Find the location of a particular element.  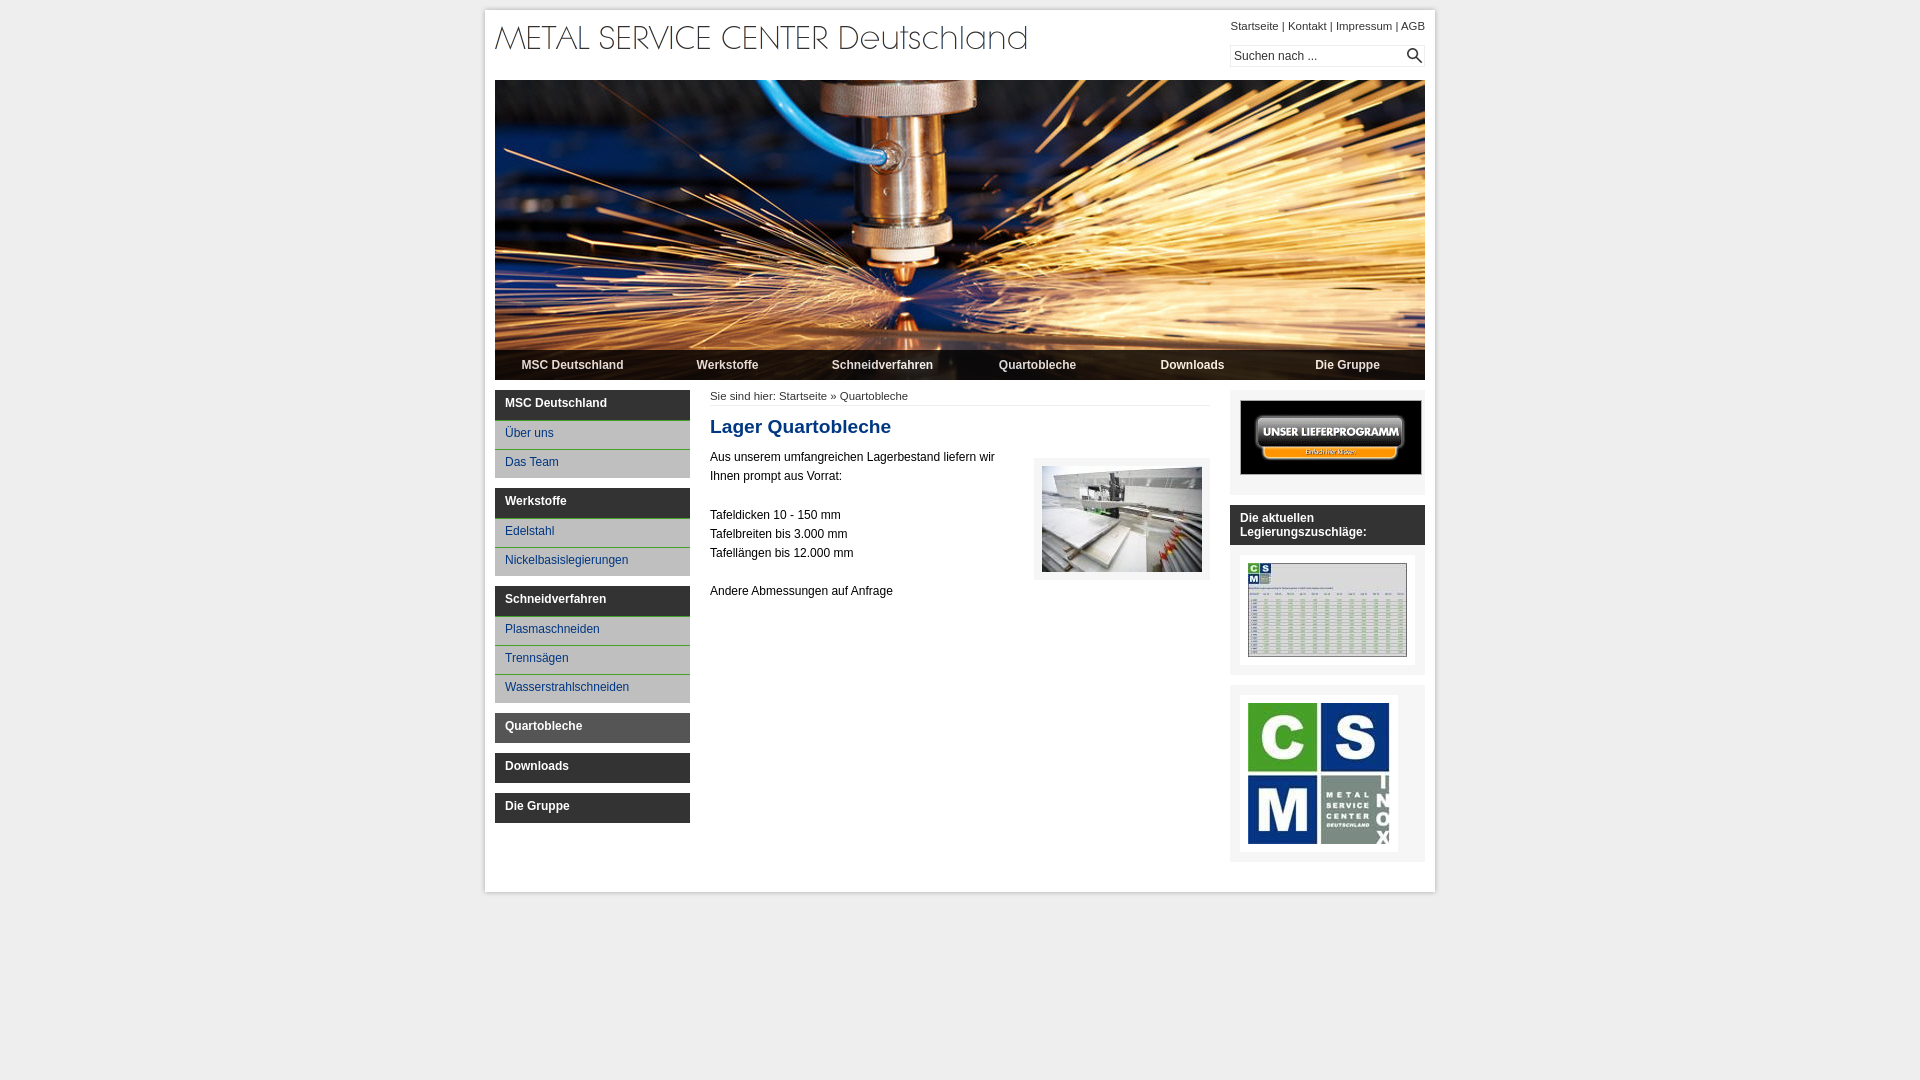

'Wasserstrahlschneiden' is located at coordinates (591, 687).